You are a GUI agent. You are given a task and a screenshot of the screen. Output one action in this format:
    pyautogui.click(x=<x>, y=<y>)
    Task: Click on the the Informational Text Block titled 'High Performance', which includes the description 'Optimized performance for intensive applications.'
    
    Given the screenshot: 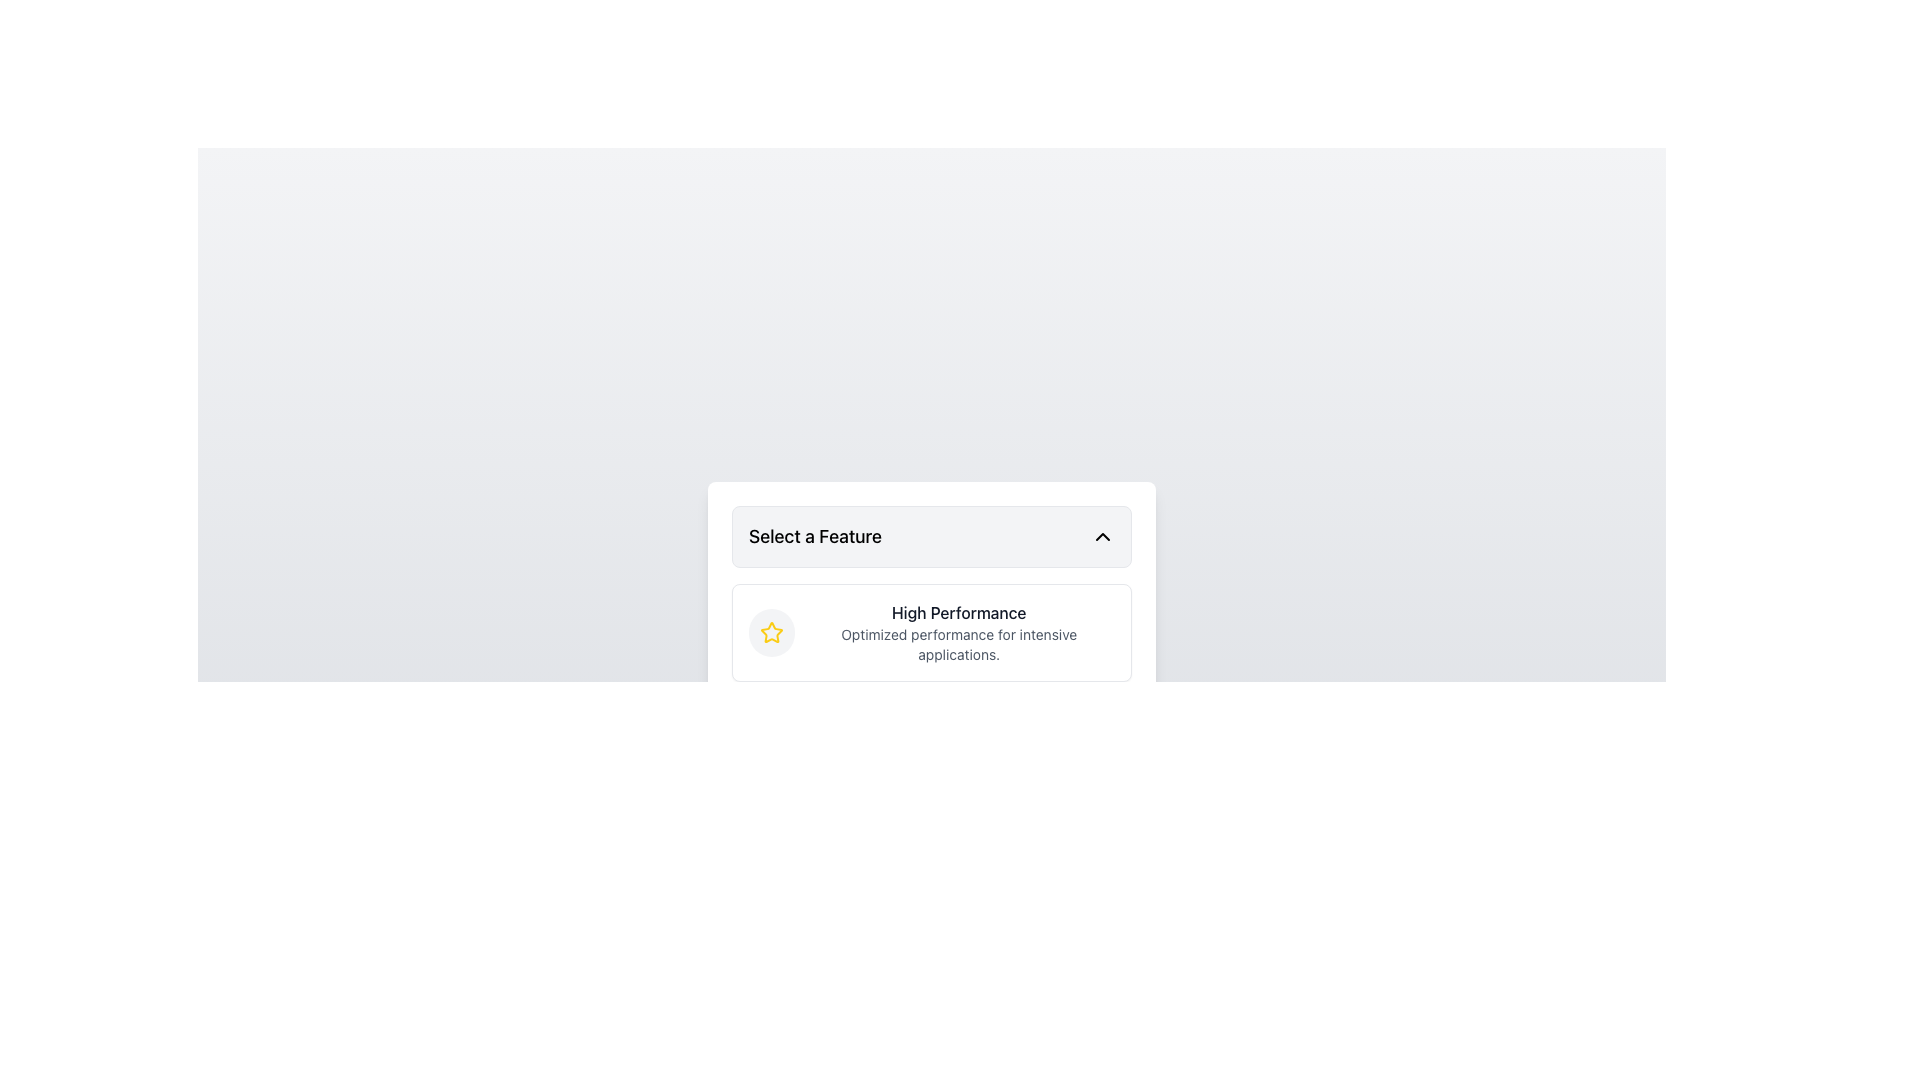 What is the action you would take?
    pyautogui.click(x=958, y=632)
    